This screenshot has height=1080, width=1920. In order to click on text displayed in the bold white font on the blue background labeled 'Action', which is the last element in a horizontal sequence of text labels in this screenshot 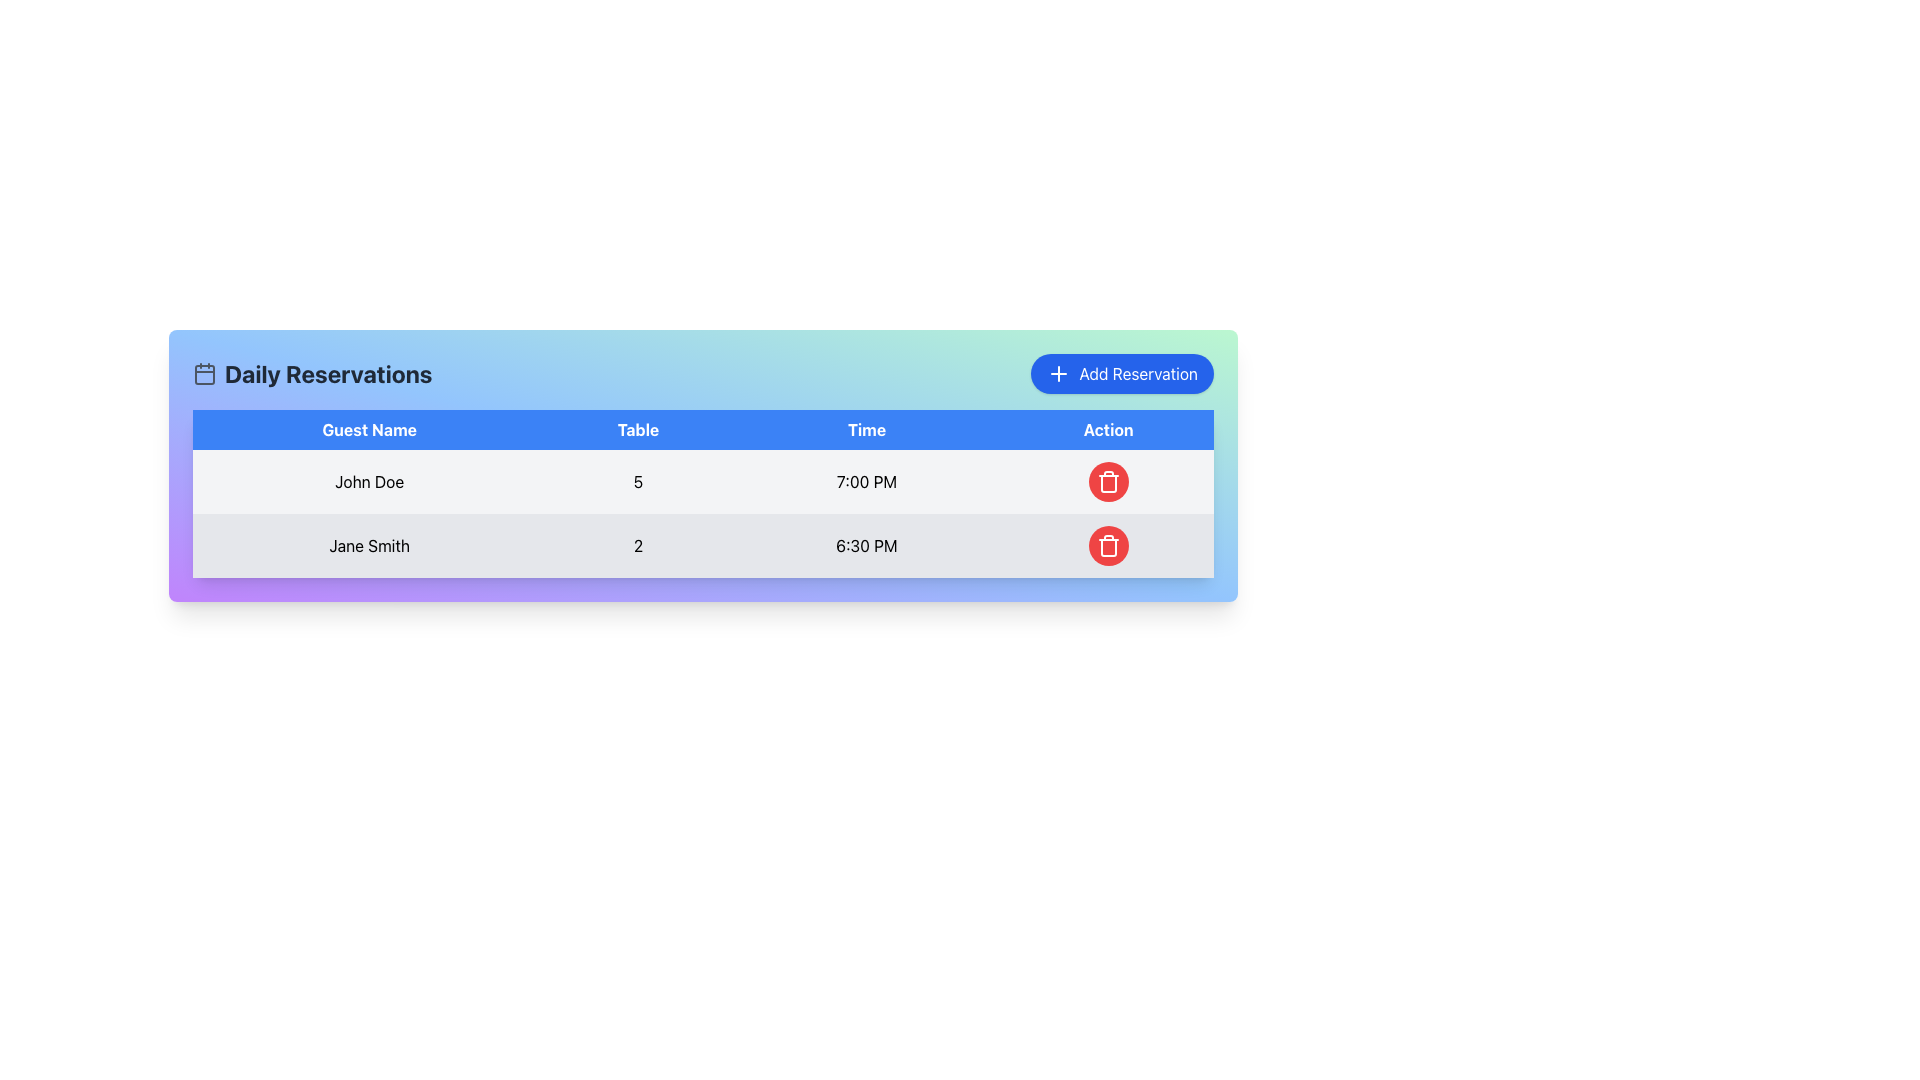, I will do `click(1107, 428)`.